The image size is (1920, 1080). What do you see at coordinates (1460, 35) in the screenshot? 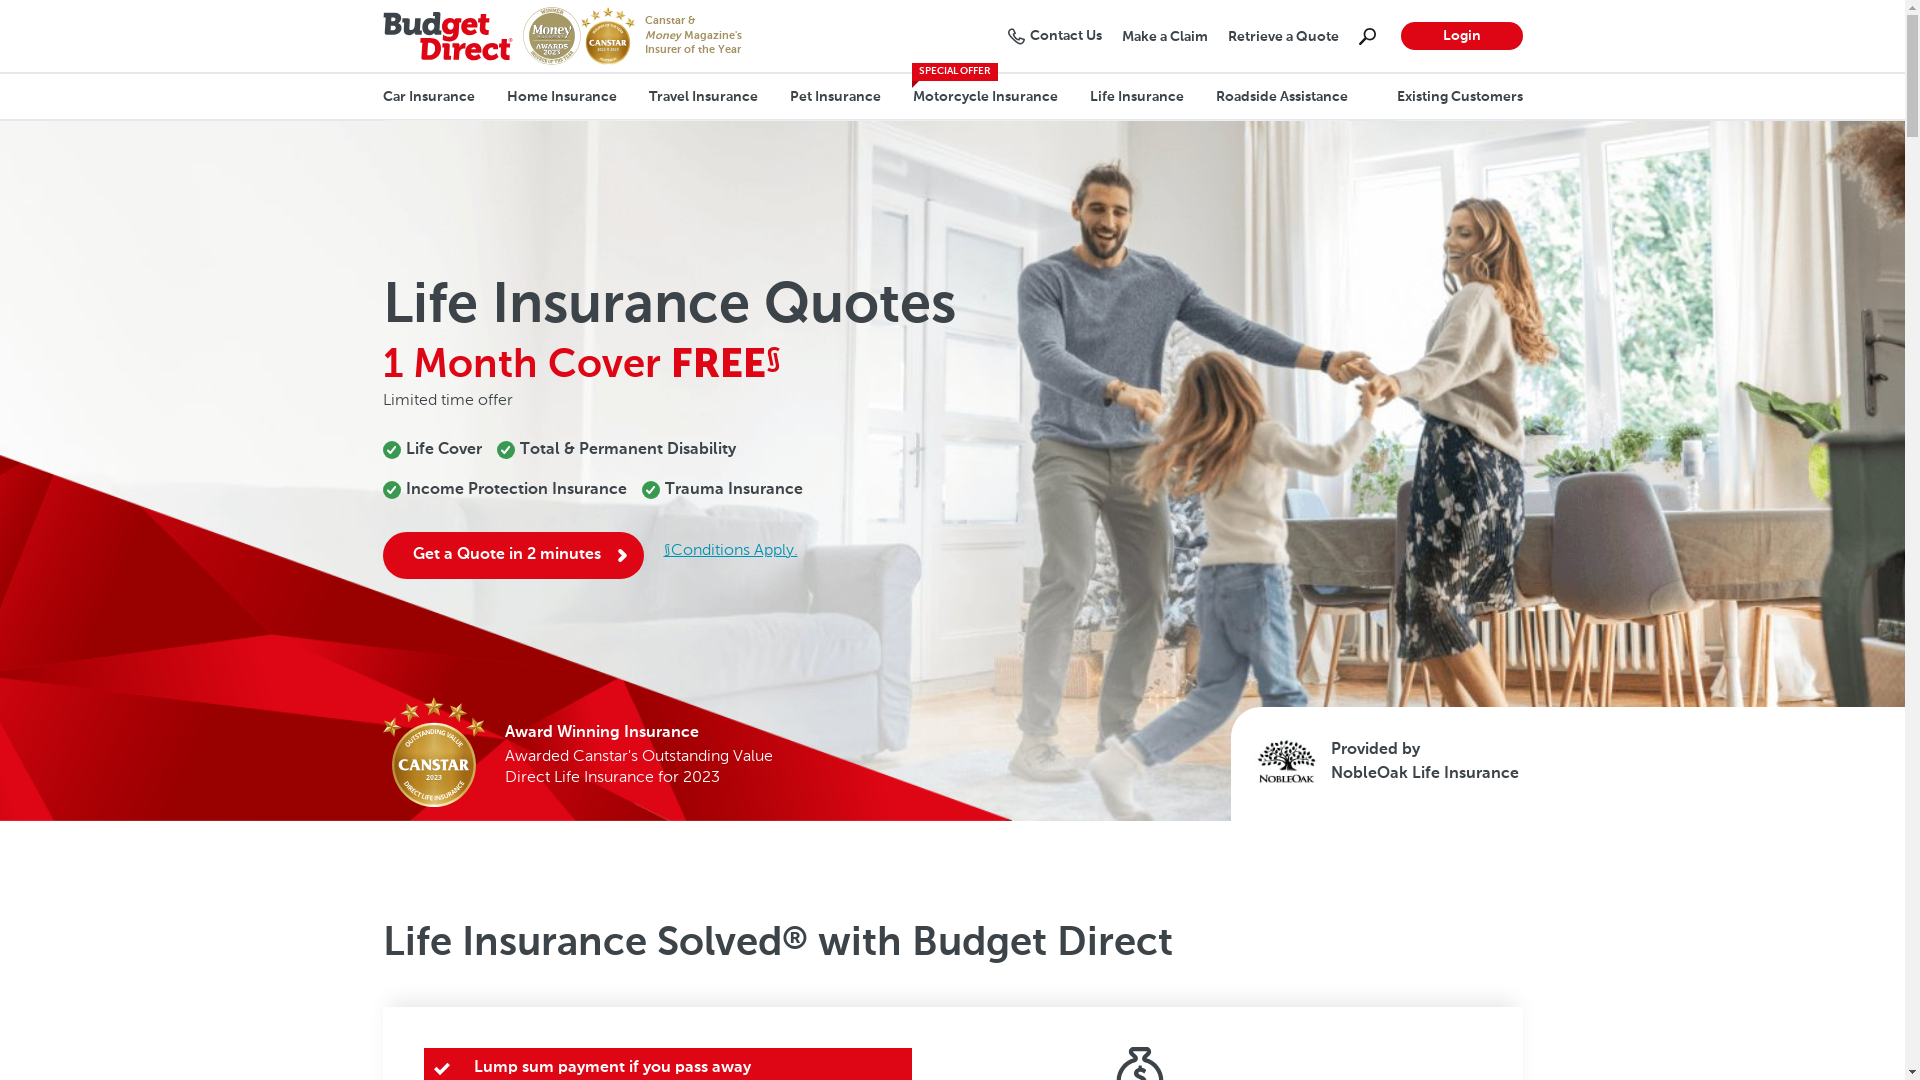
I see `'Login'` at bounding box center [1460, 35].